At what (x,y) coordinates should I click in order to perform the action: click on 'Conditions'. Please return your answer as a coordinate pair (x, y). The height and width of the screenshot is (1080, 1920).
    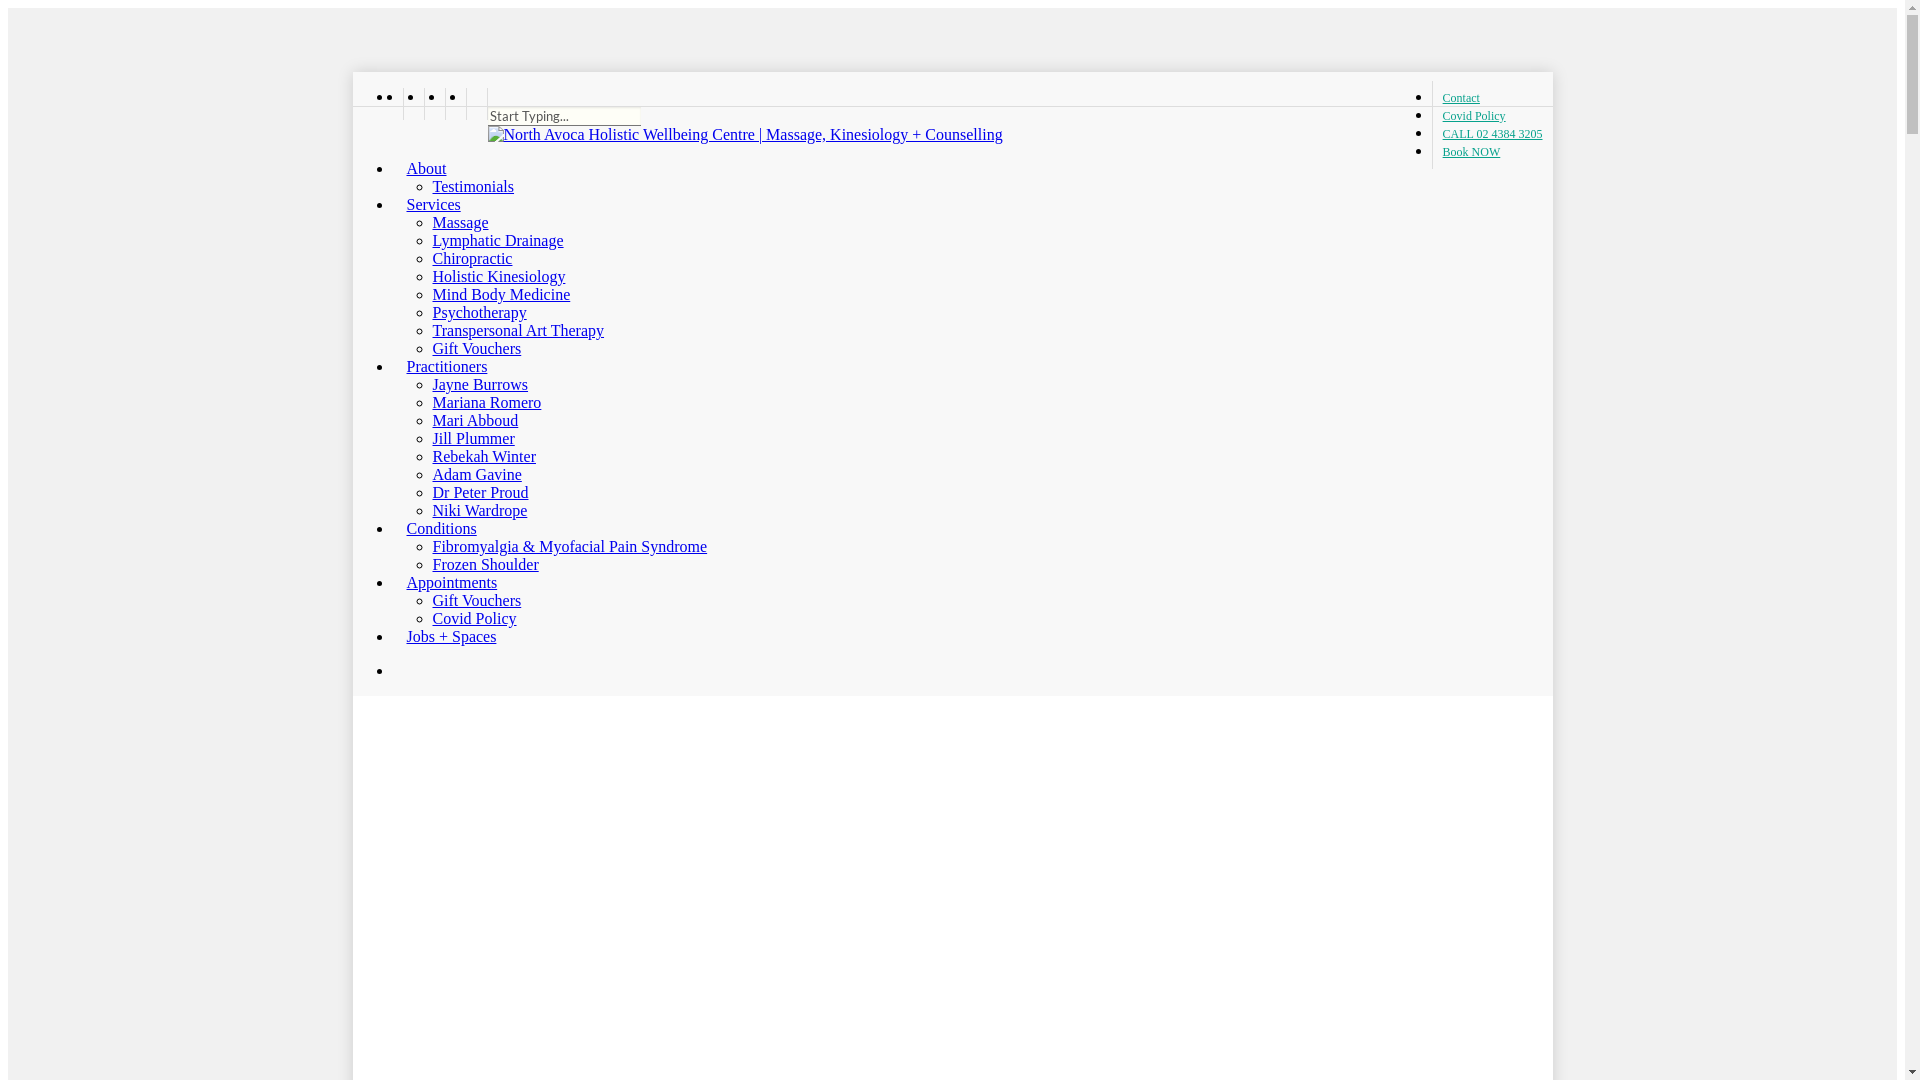
    Looking at the image, I should click on (392, 527).